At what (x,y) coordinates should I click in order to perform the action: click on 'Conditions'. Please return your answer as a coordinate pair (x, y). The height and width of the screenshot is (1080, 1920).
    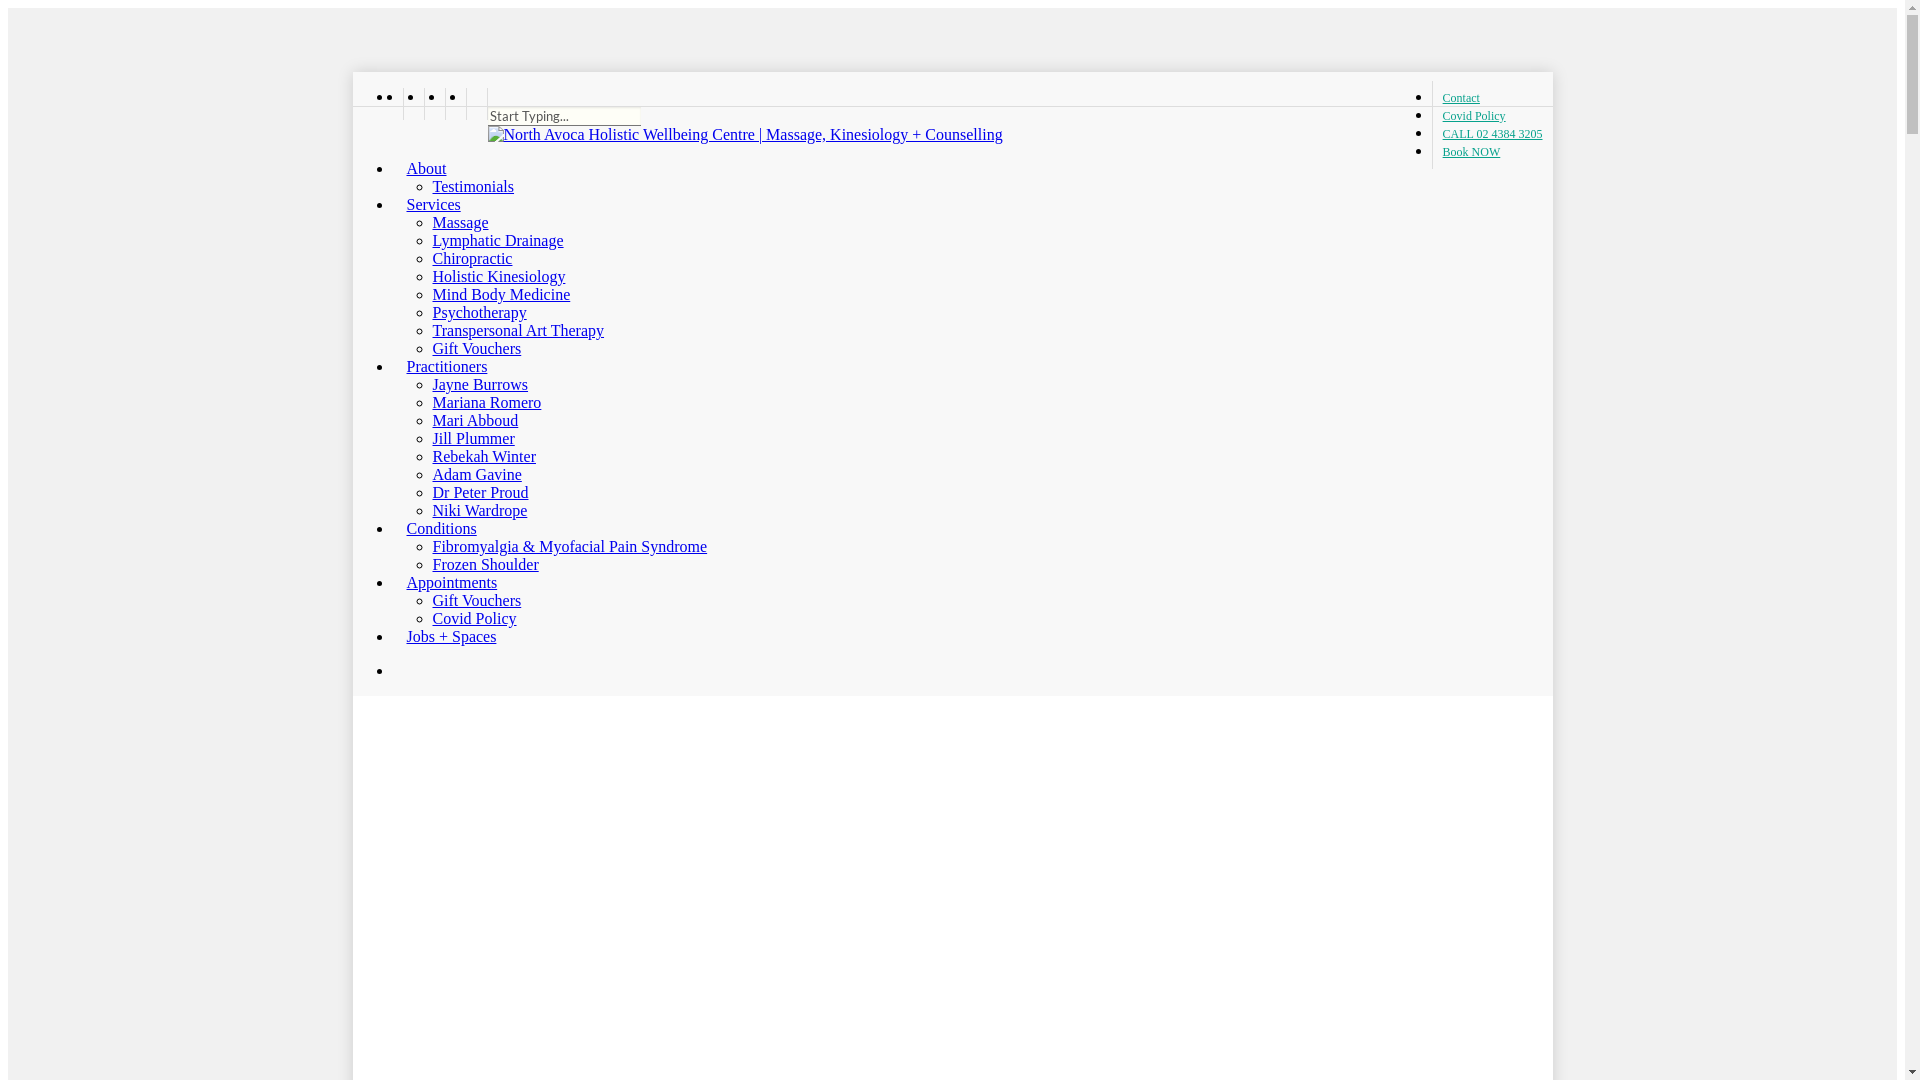
    Looking at the image, I should click on (392, 527).